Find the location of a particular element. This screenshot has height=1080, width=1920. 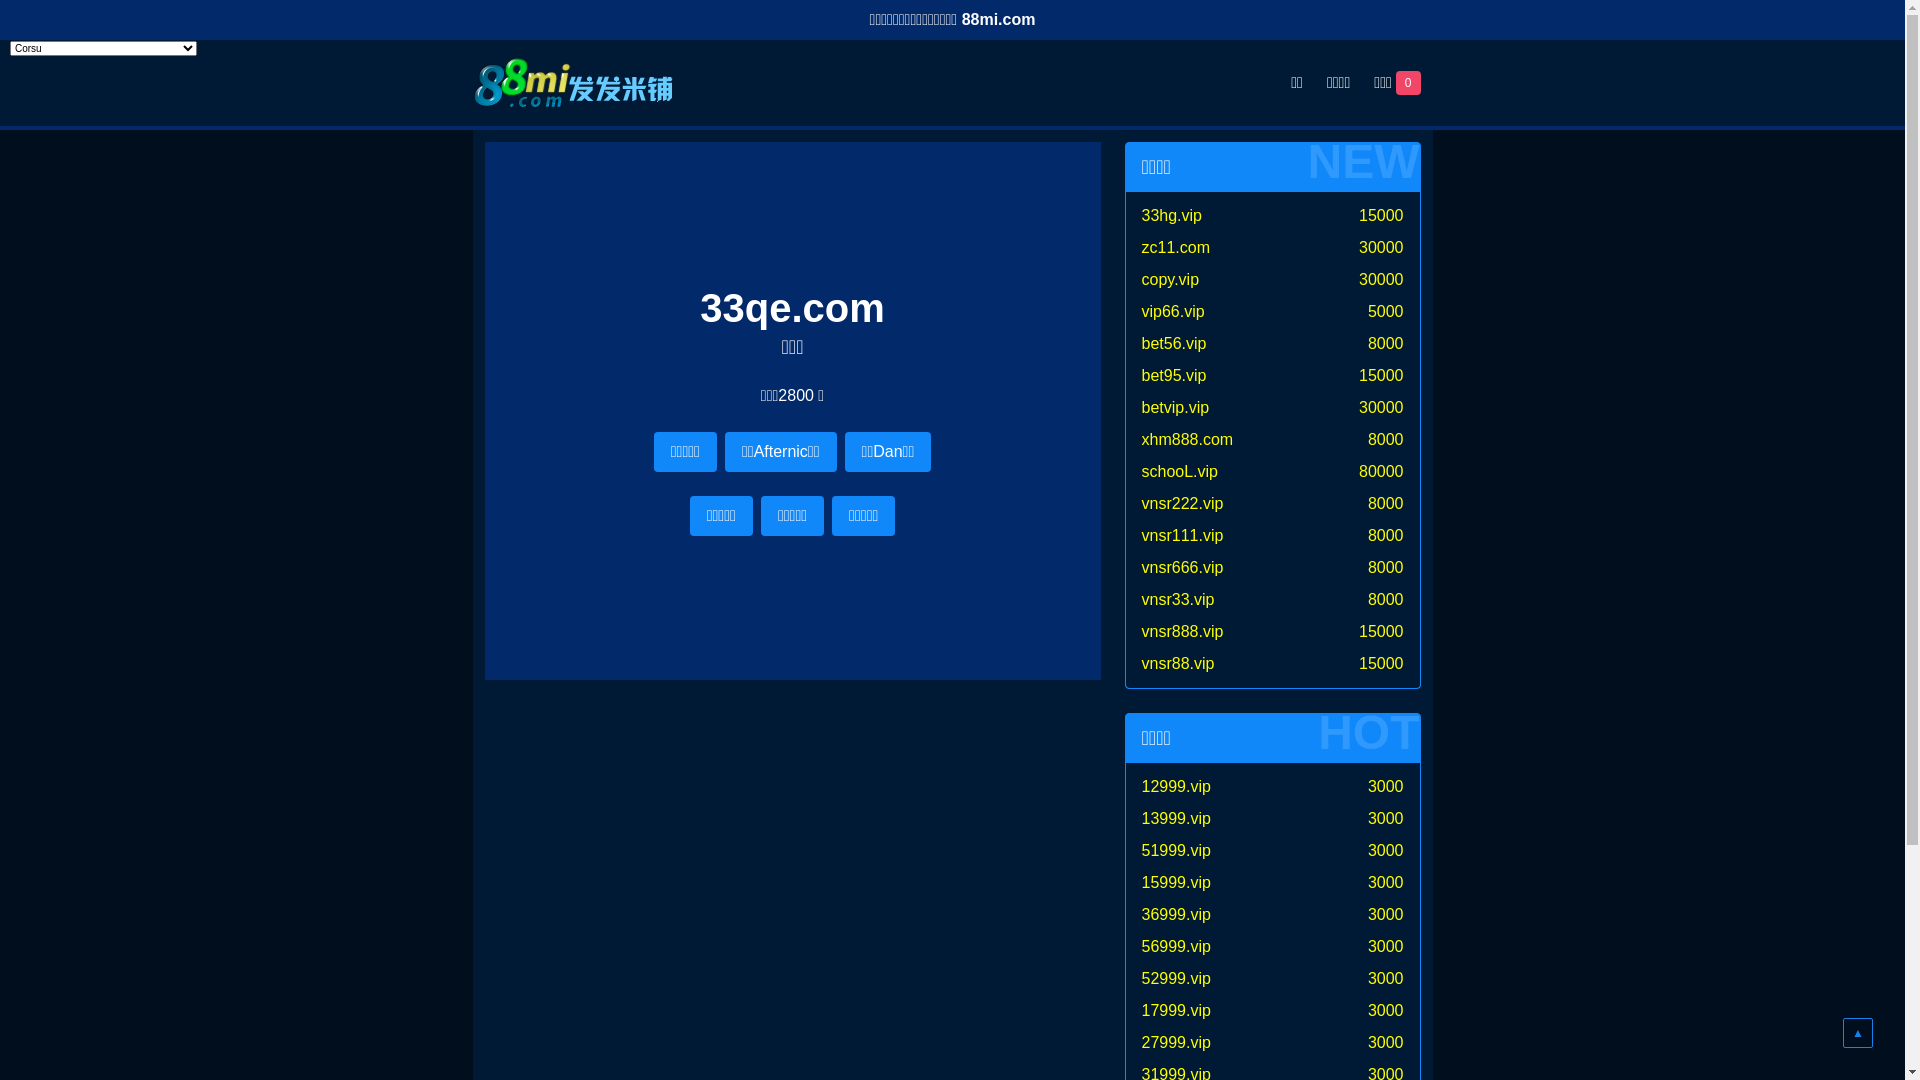

'8000' is located at coordinates (1367, 534).